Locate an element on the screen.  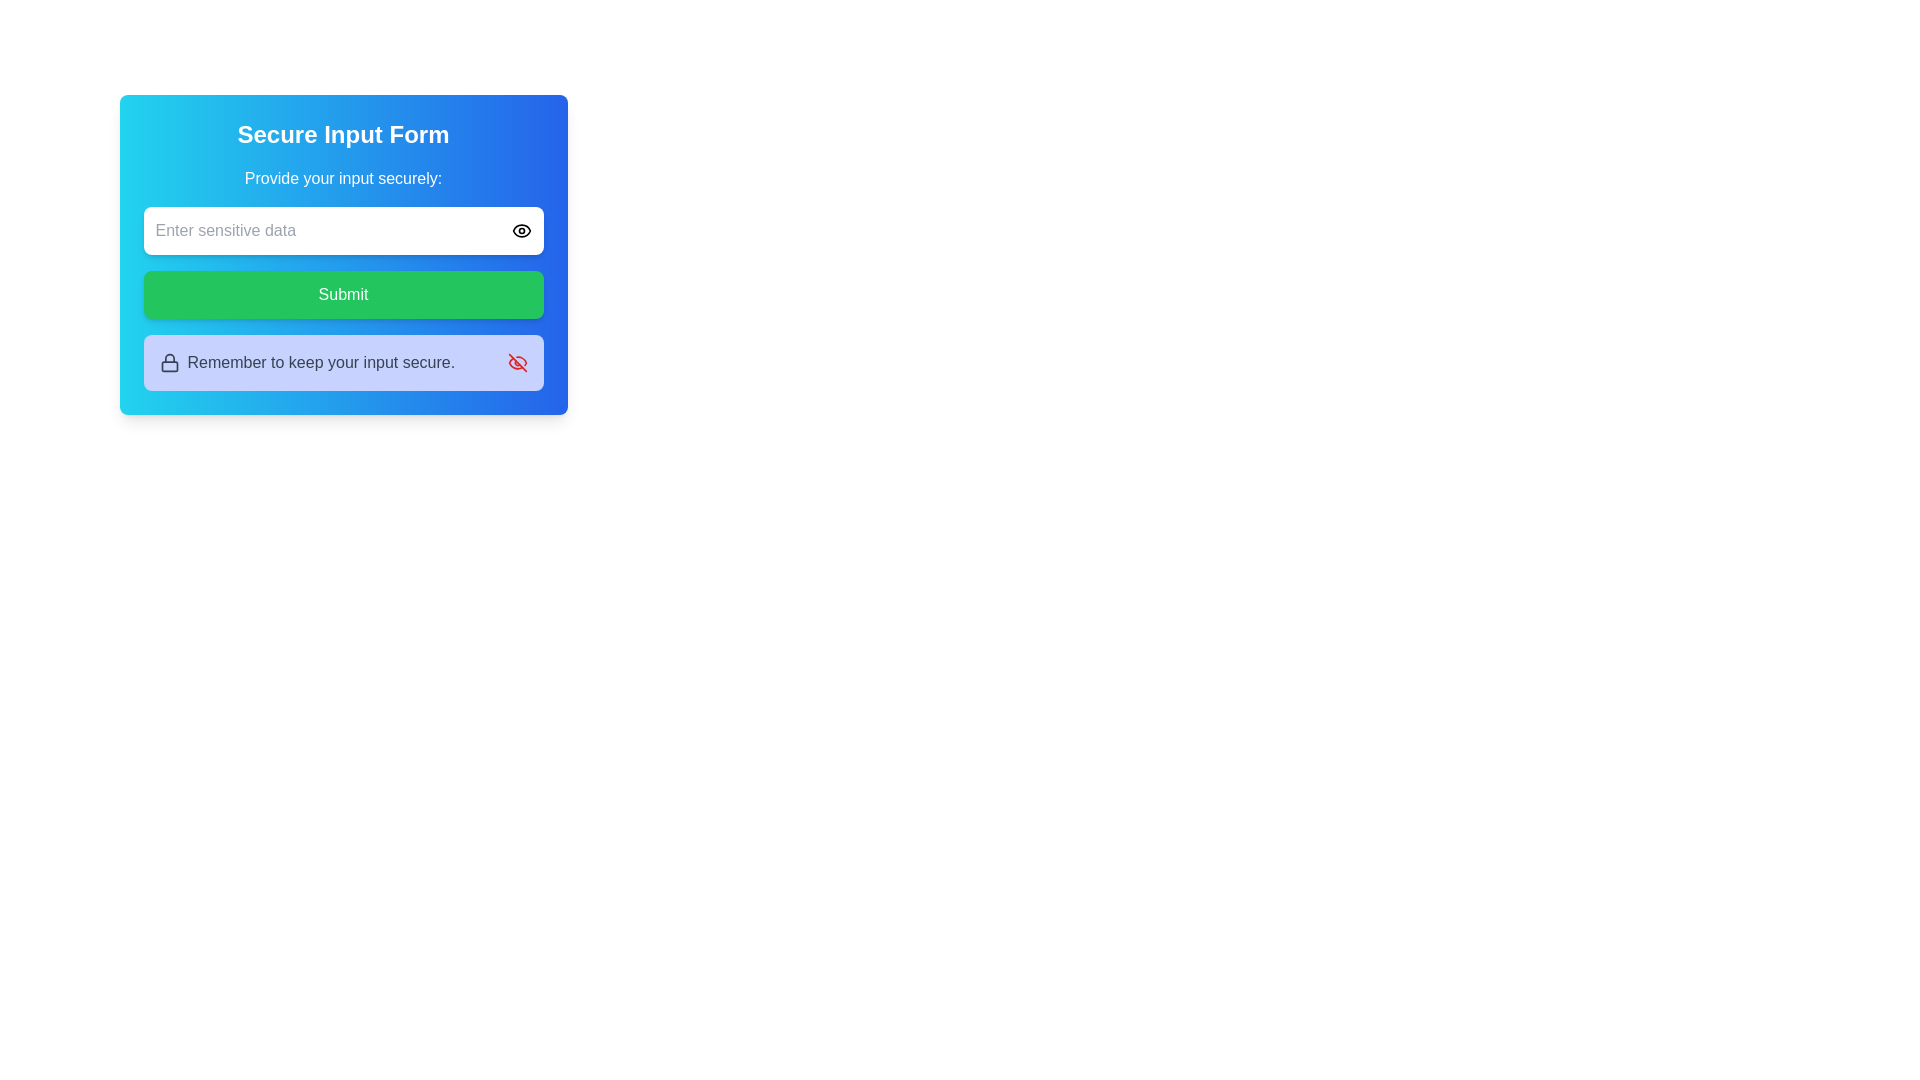
text label that instructs the user to 'Provide your input securely:' which is located below the heading 'Secure Input Form' and above the input field is located at coordinates (343, 177).